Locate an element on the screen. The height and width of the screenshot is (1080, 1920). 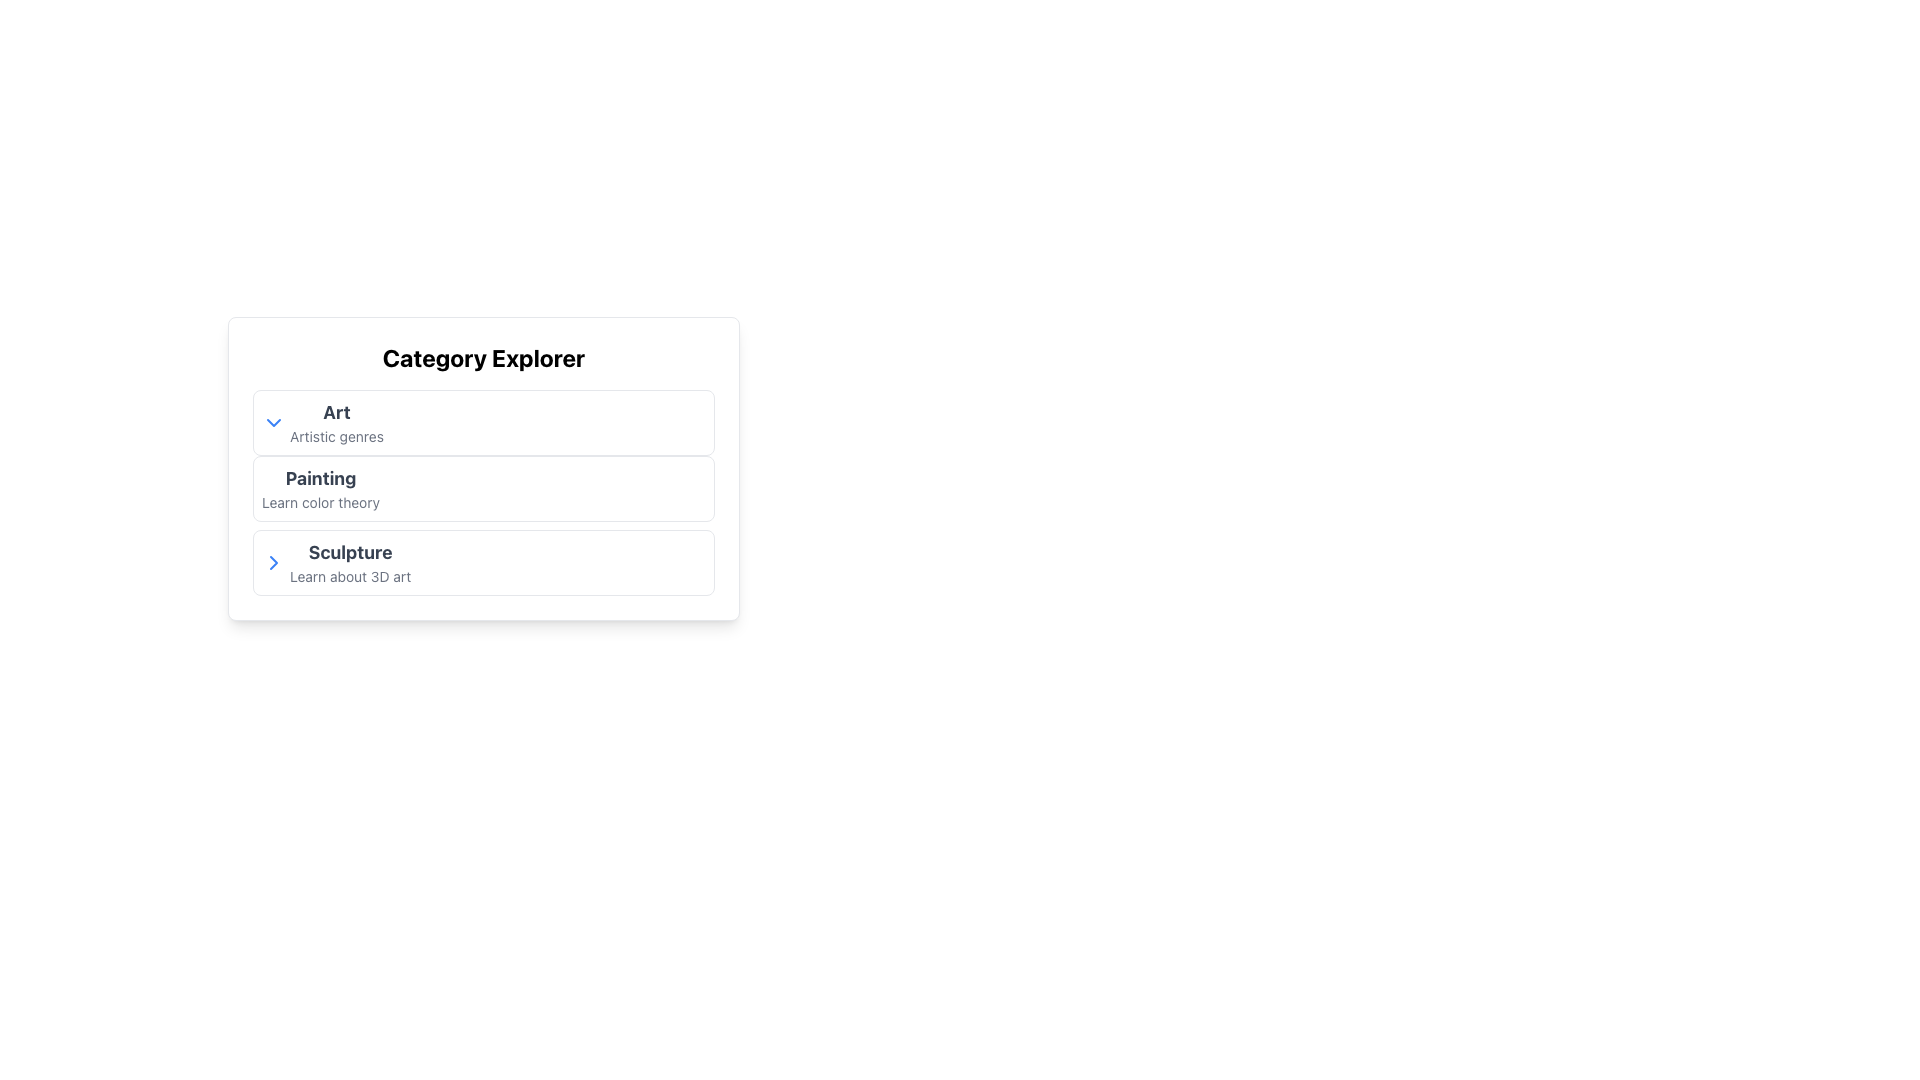
the list item titled 'Sculpture' with a subtitle 'Learn about 3D art' is located at coordinates (484, 563).